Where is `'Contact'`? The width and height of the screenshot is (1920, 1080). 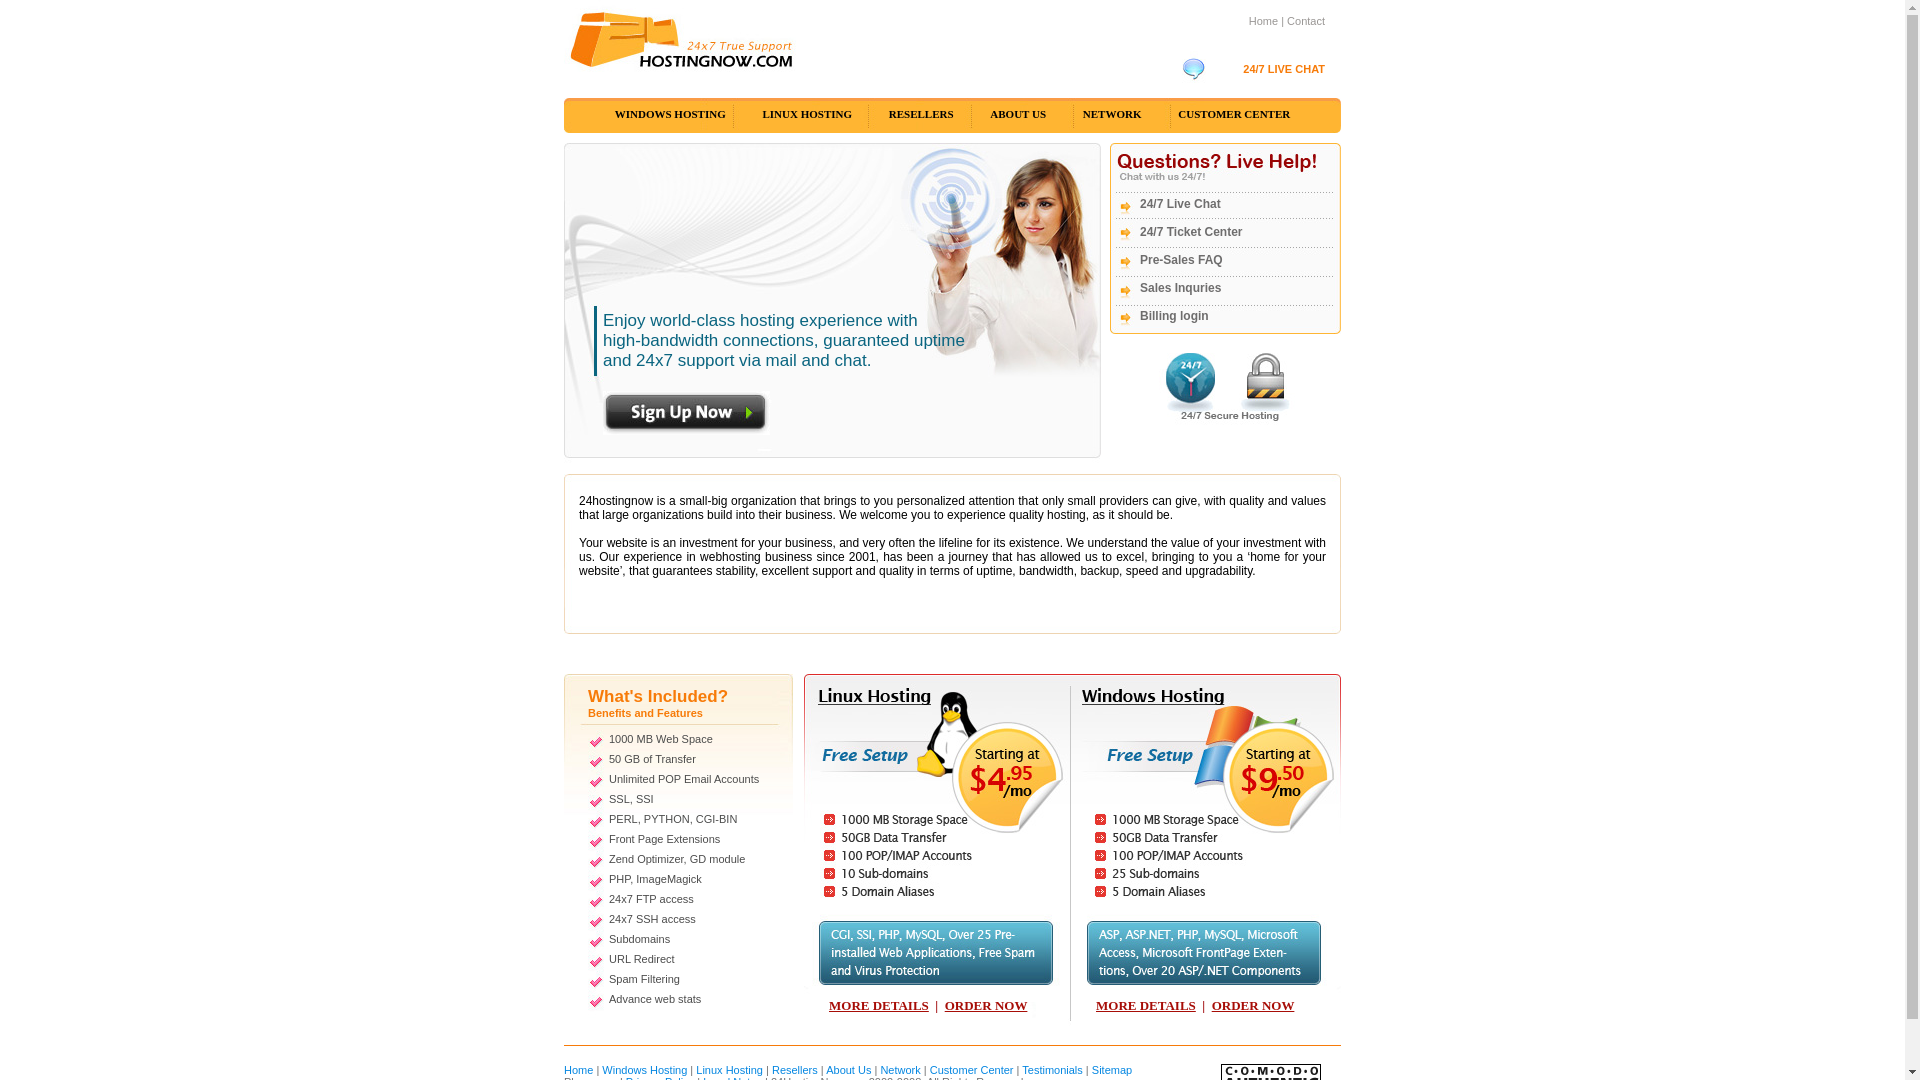
'Contact' is located at coordinates (1305, 20).